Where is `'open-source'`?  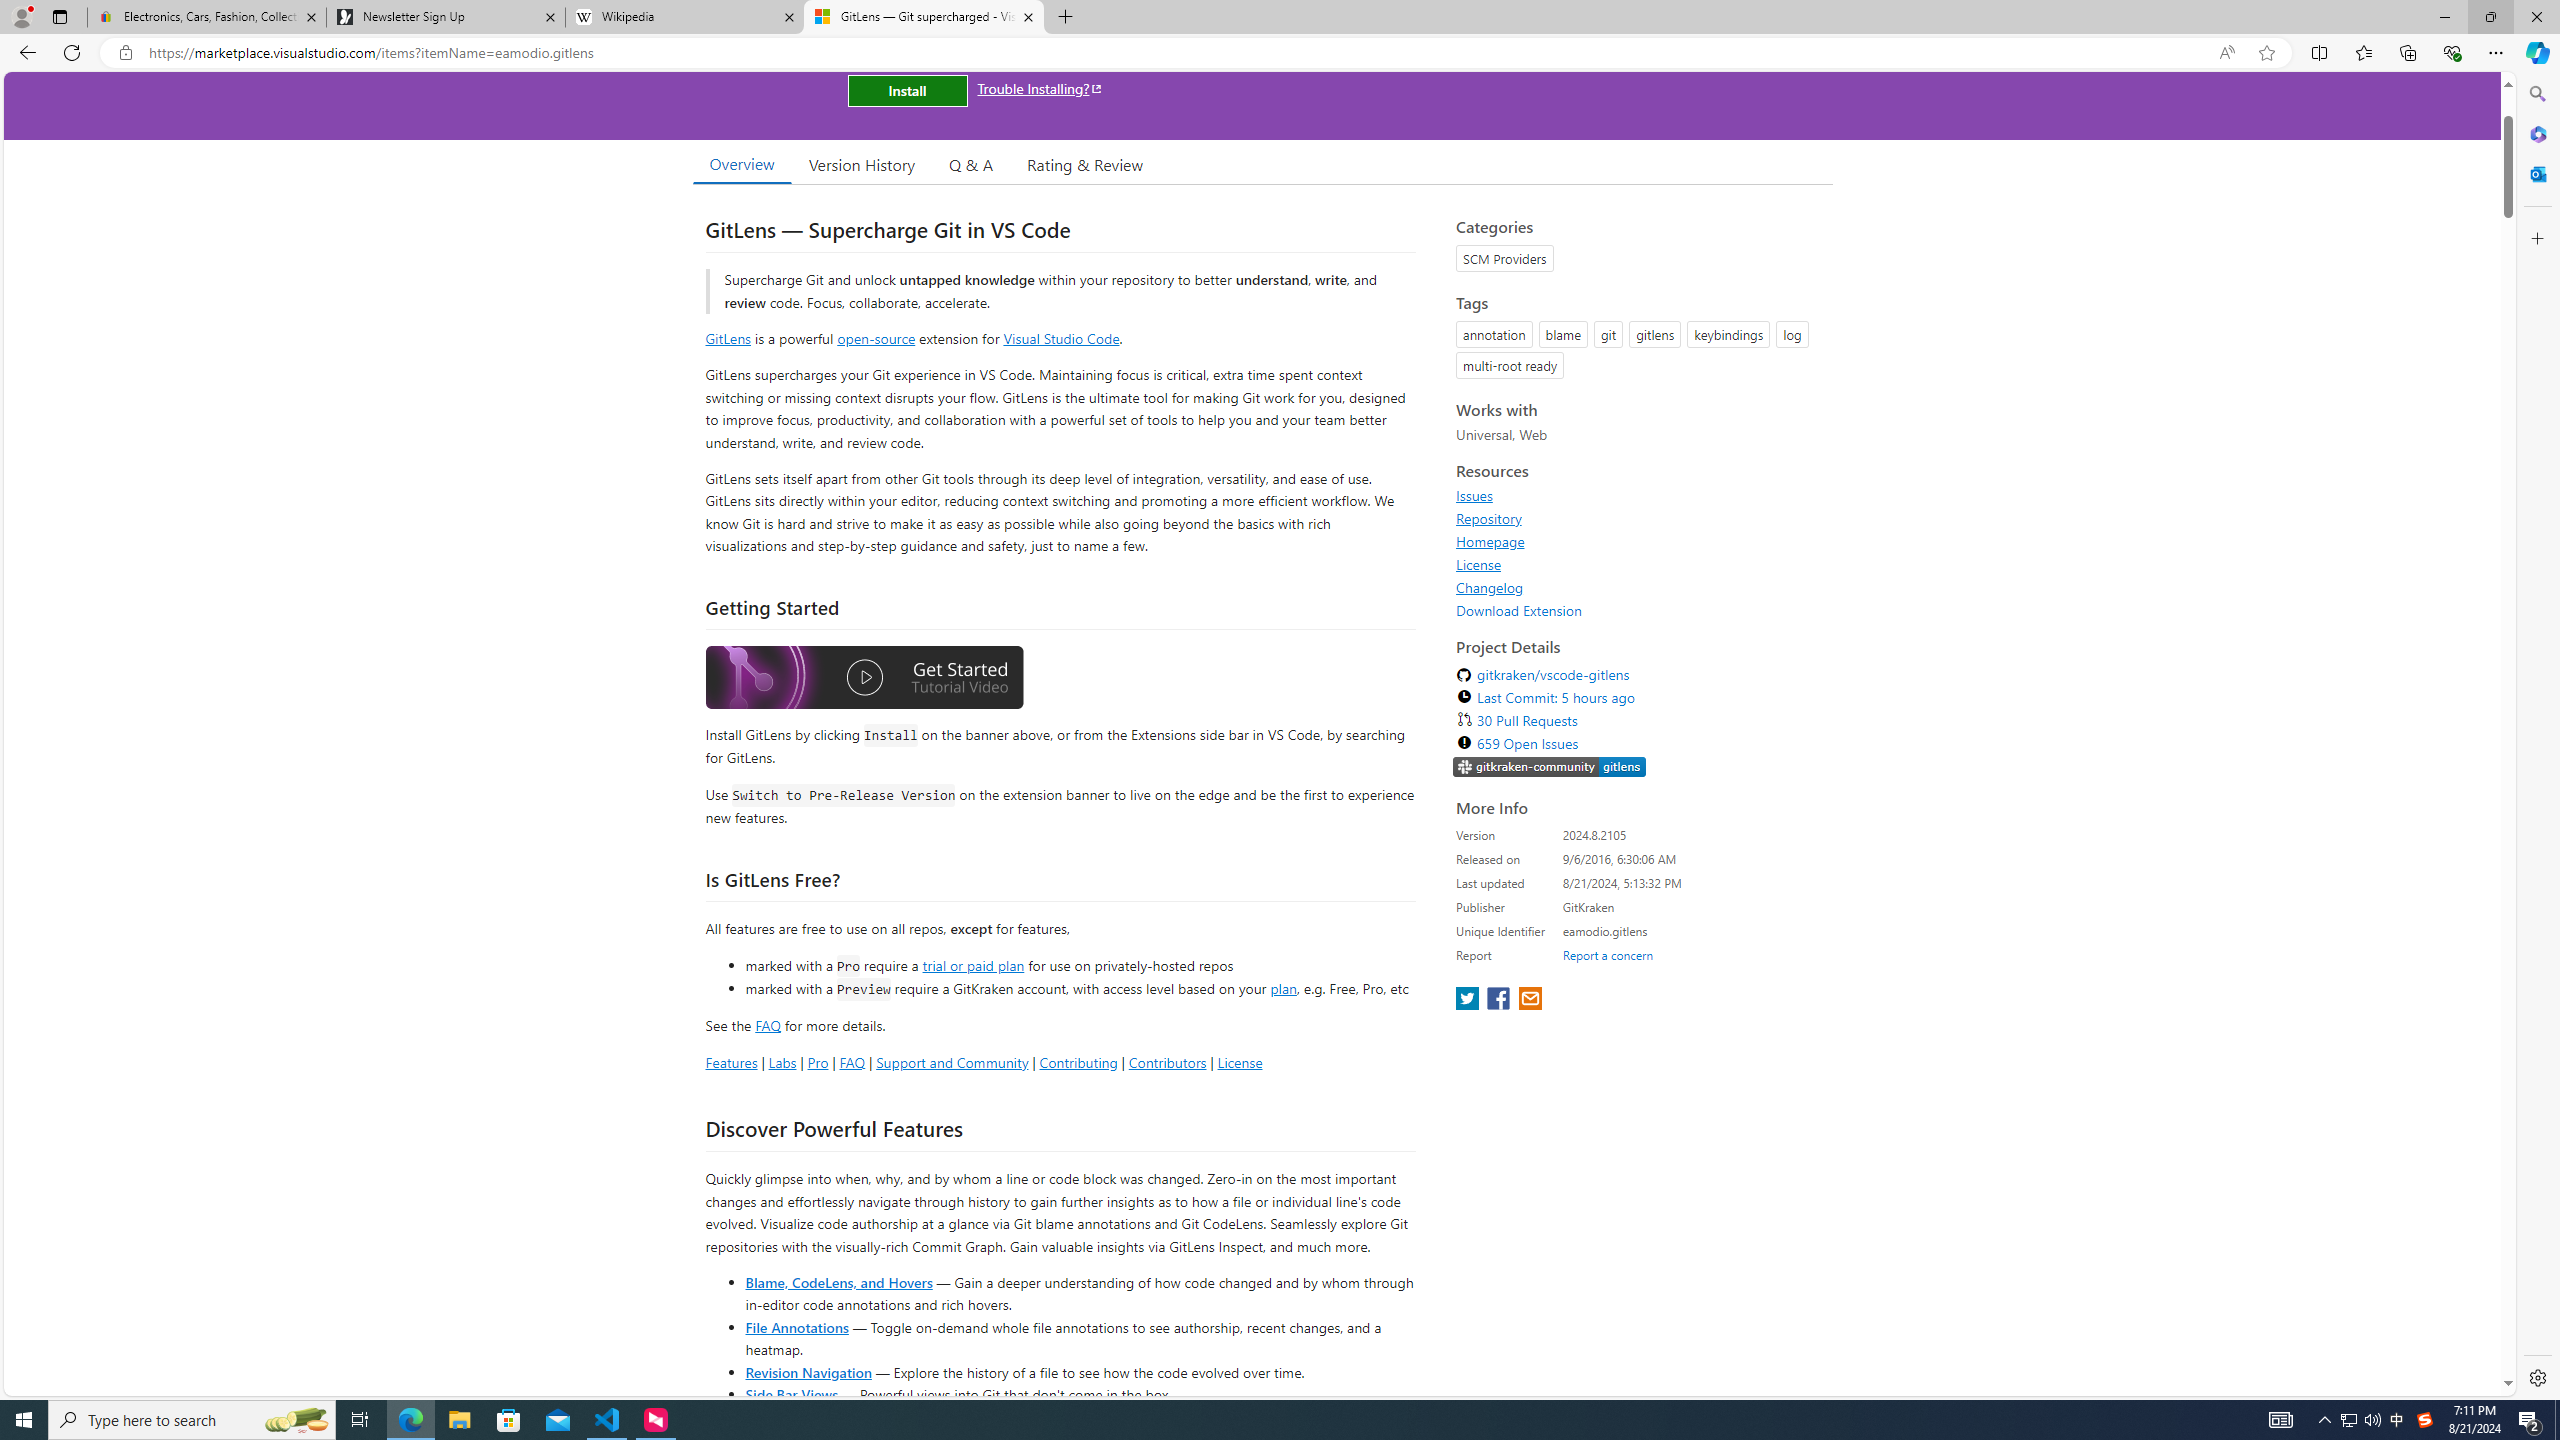 'open-source' is located at coordinates (876, 337).